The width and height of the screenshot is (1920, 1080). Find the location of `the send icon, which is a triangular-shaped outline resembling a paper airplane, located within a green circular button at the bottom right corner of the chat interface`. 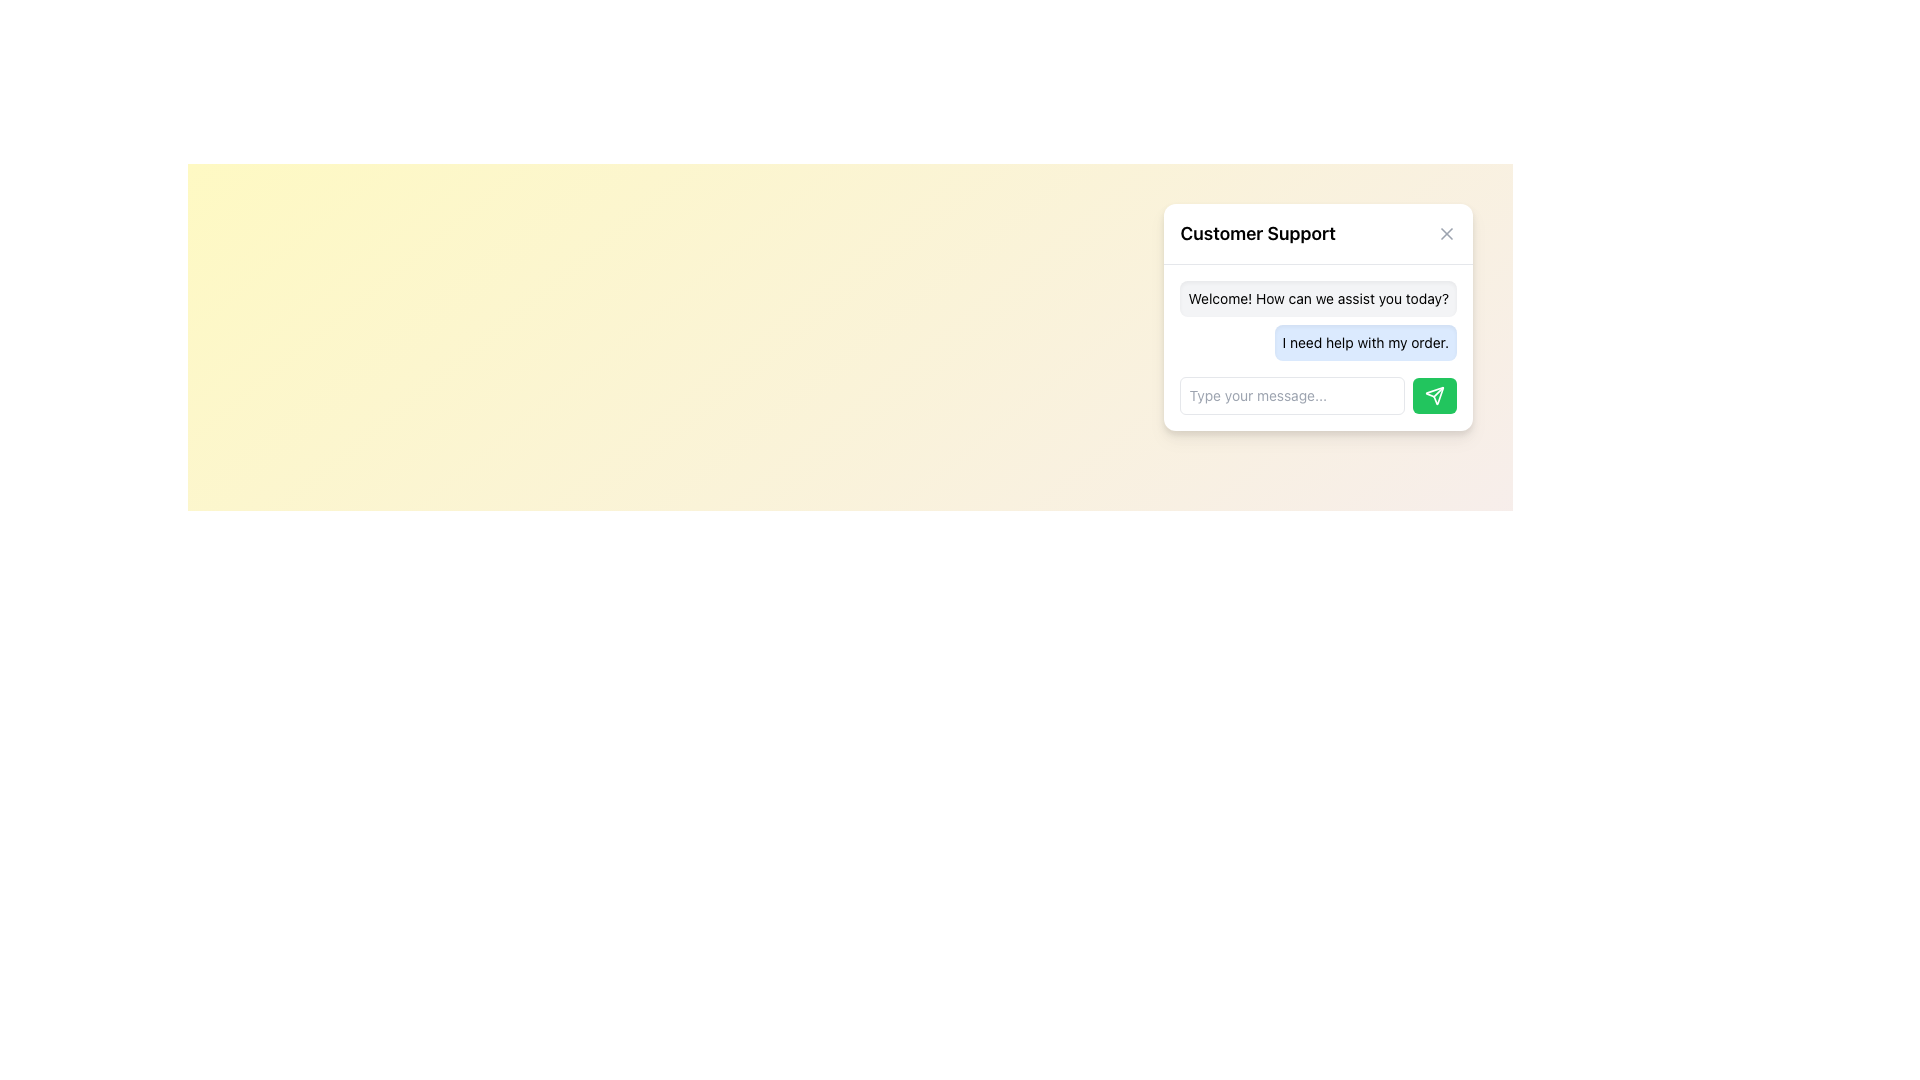

the send icon, which is a triangular-shaped outline resembling a paper airplane, located within a green circular button at the bottom right corner of the chat interface is located at coordinates (1434, 396).